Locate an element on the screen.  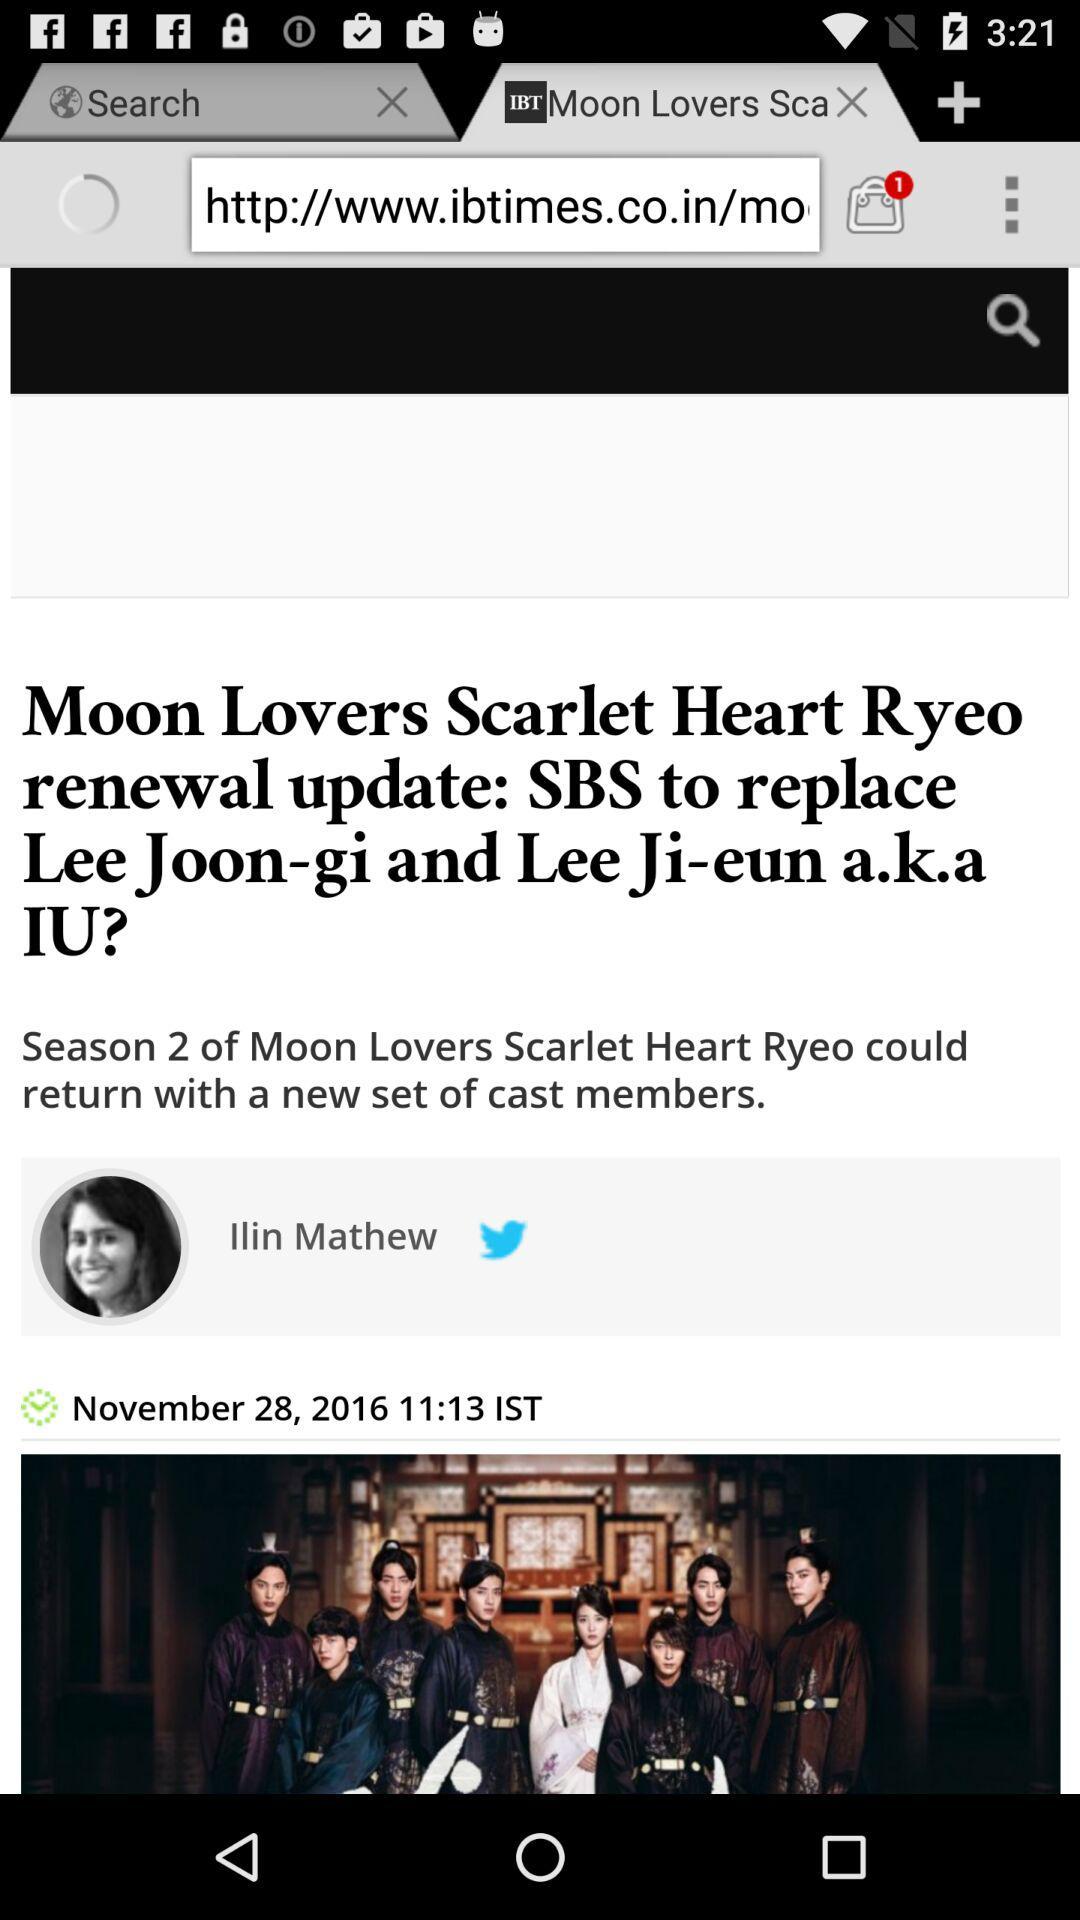
open more settings is located at coordinates (1011, 204).